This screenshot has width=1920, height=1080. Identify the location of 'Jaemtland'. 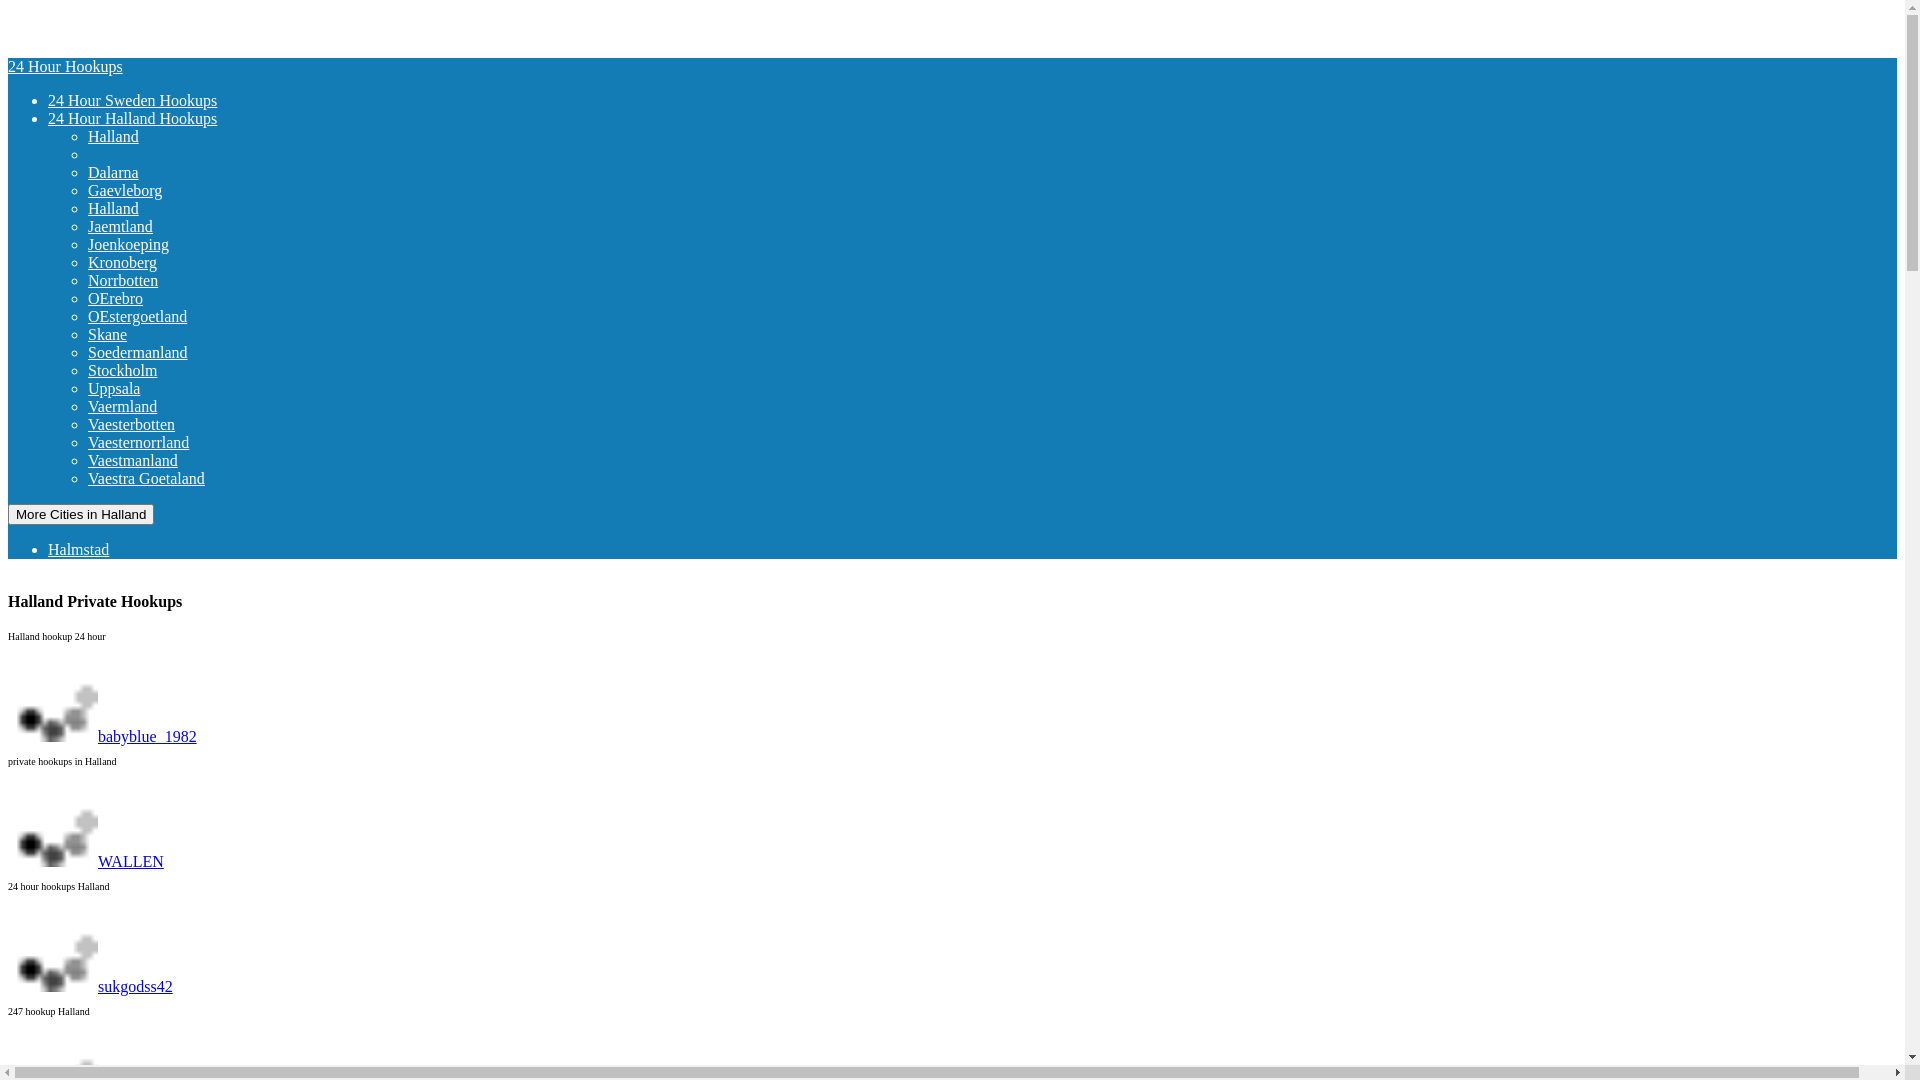
(154, 225).